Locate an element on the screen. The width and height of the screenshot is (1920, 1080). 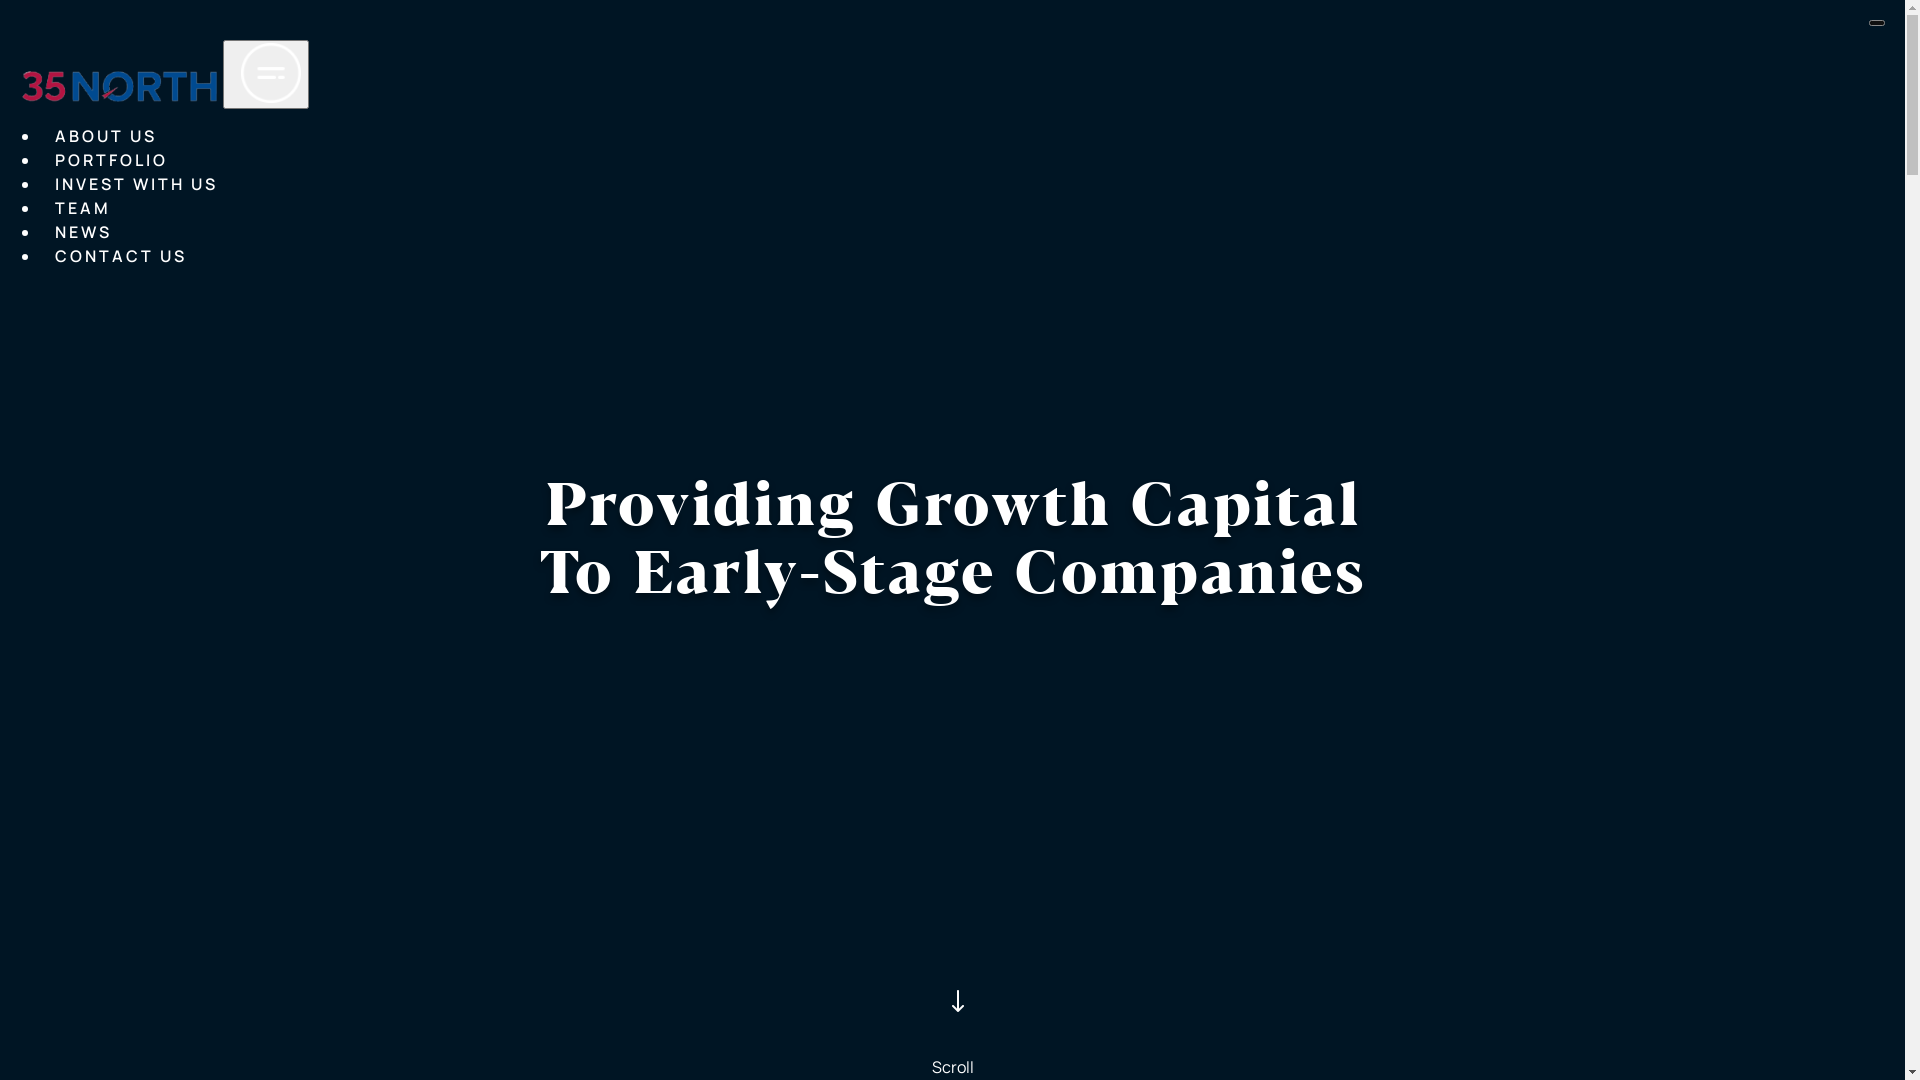
'INVEST WITH US' is located at coordinates (54, 185).